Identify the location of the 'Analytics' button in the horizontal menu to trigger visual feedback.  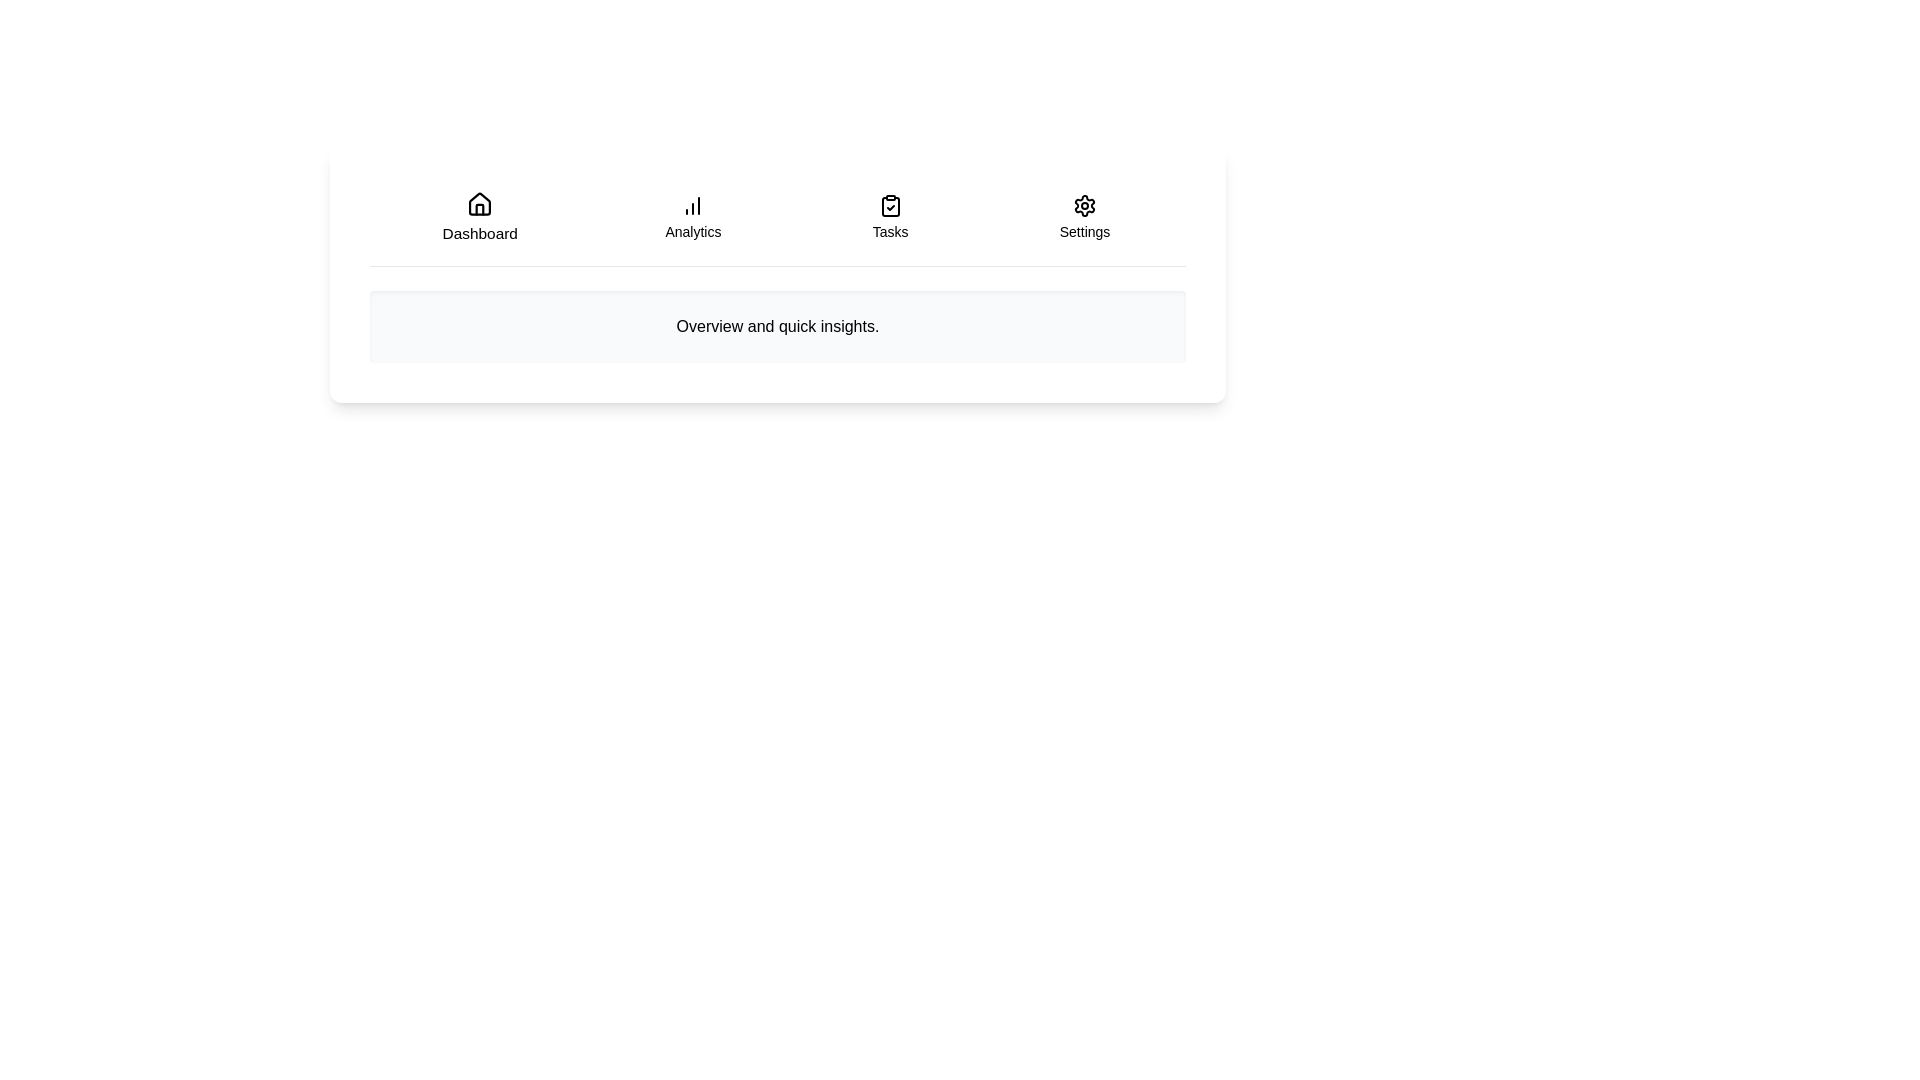
(693, 218).